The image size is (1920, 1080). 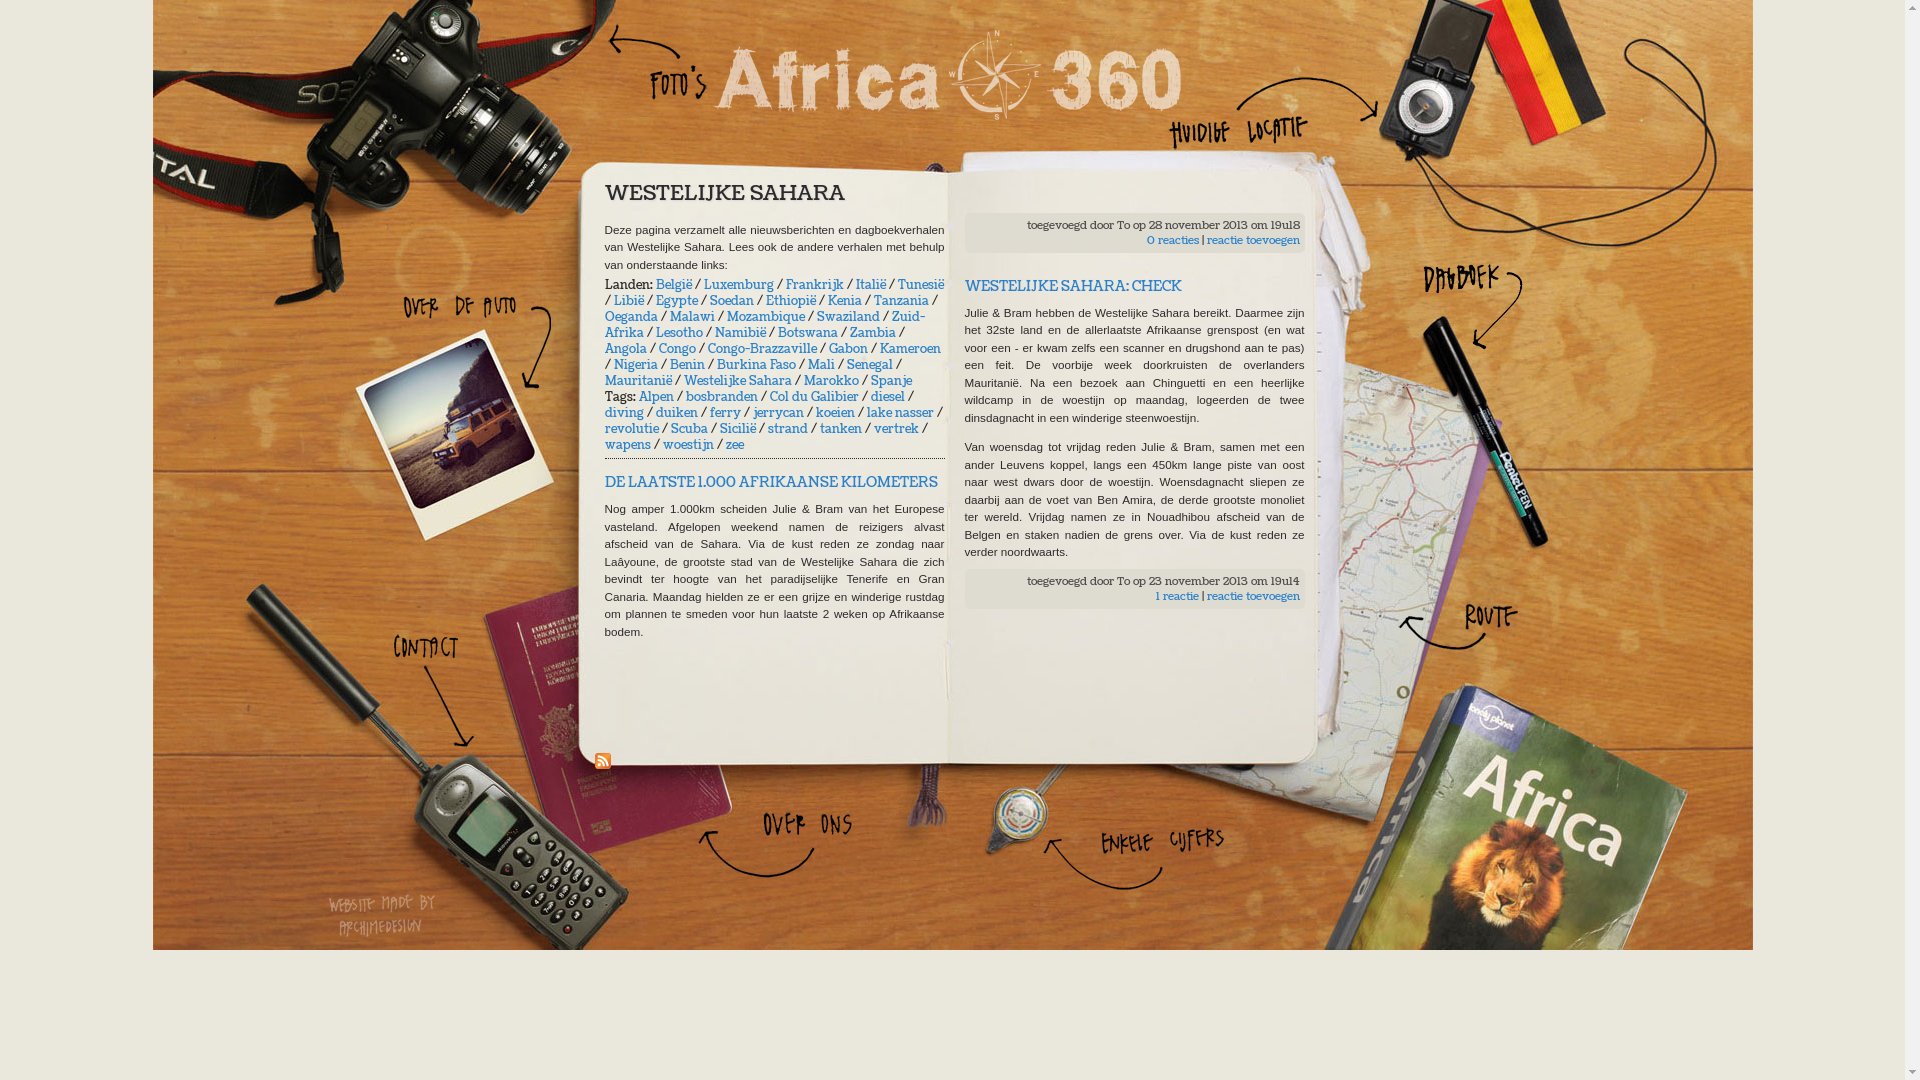 I want to click on 'Botswana', so click(x=776, y=331).